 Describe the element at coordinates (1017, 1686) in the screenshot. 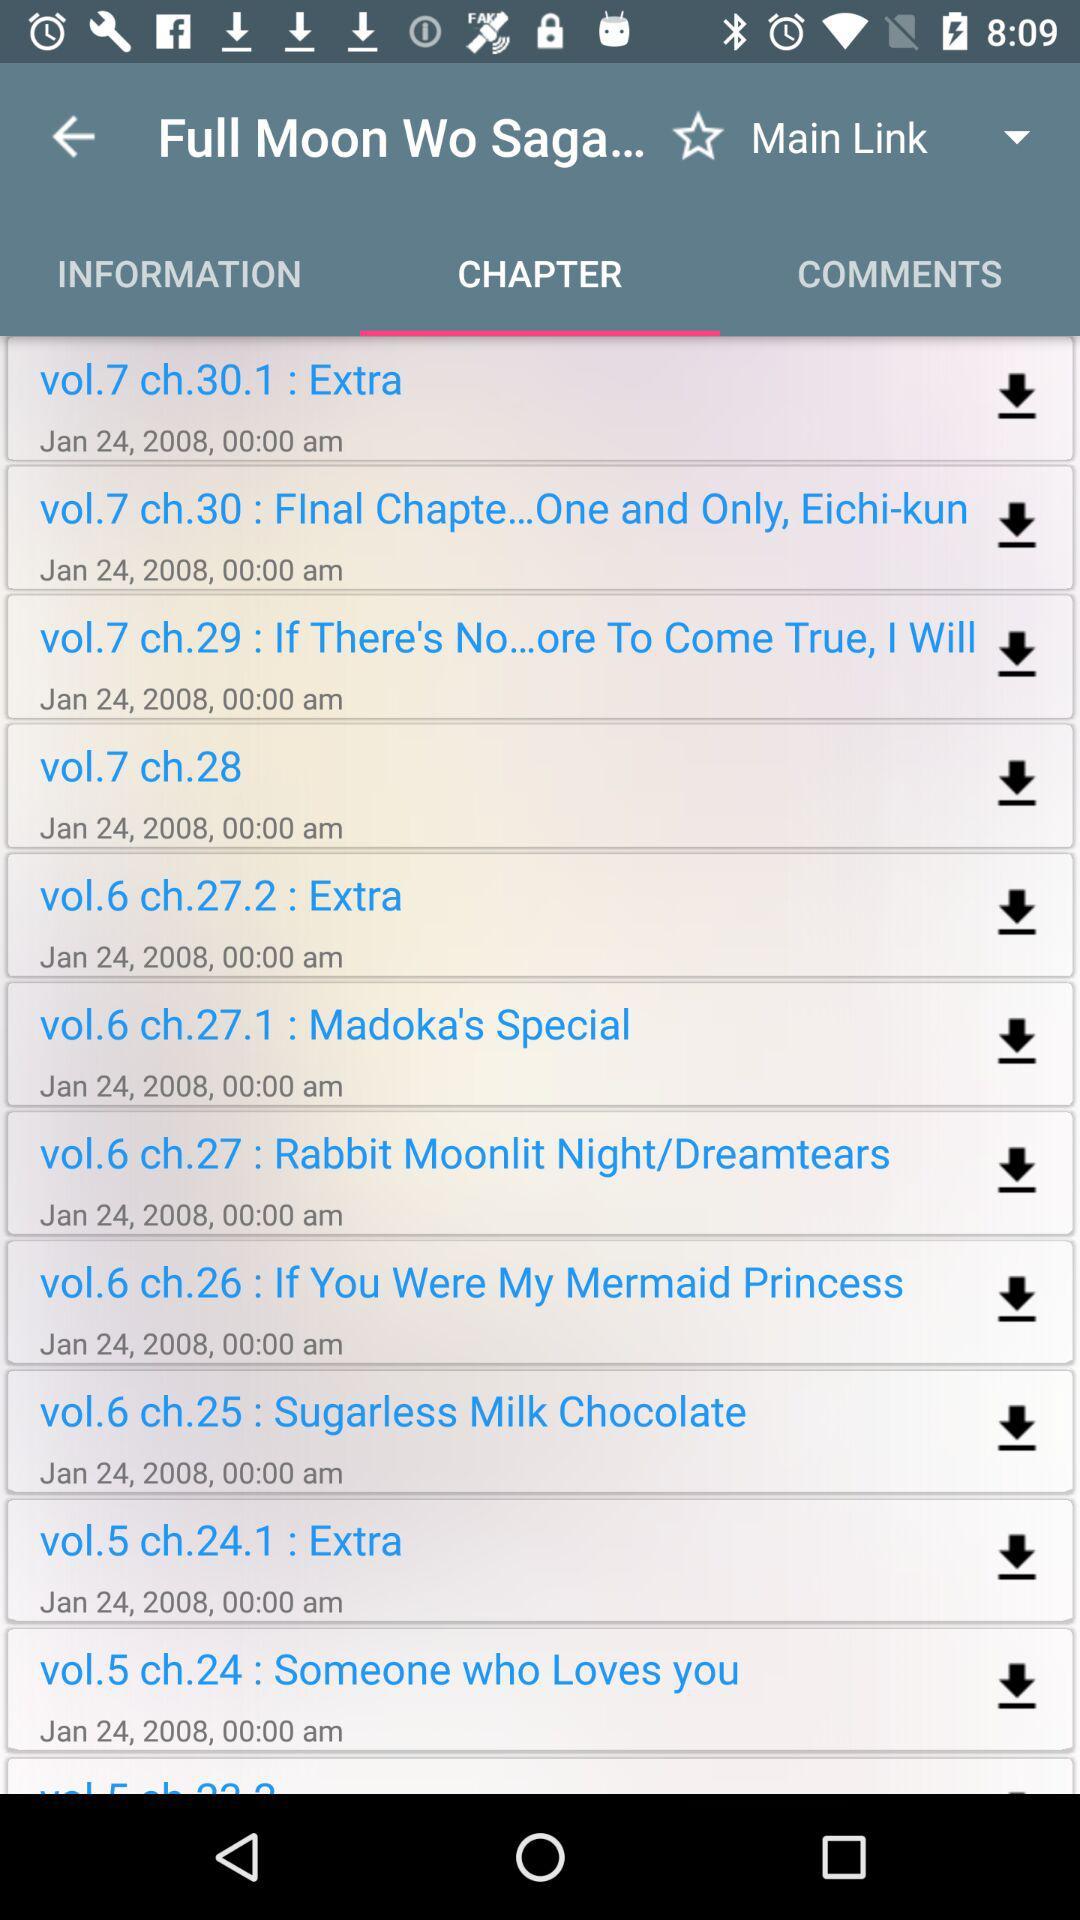

I see `download button` at that location.